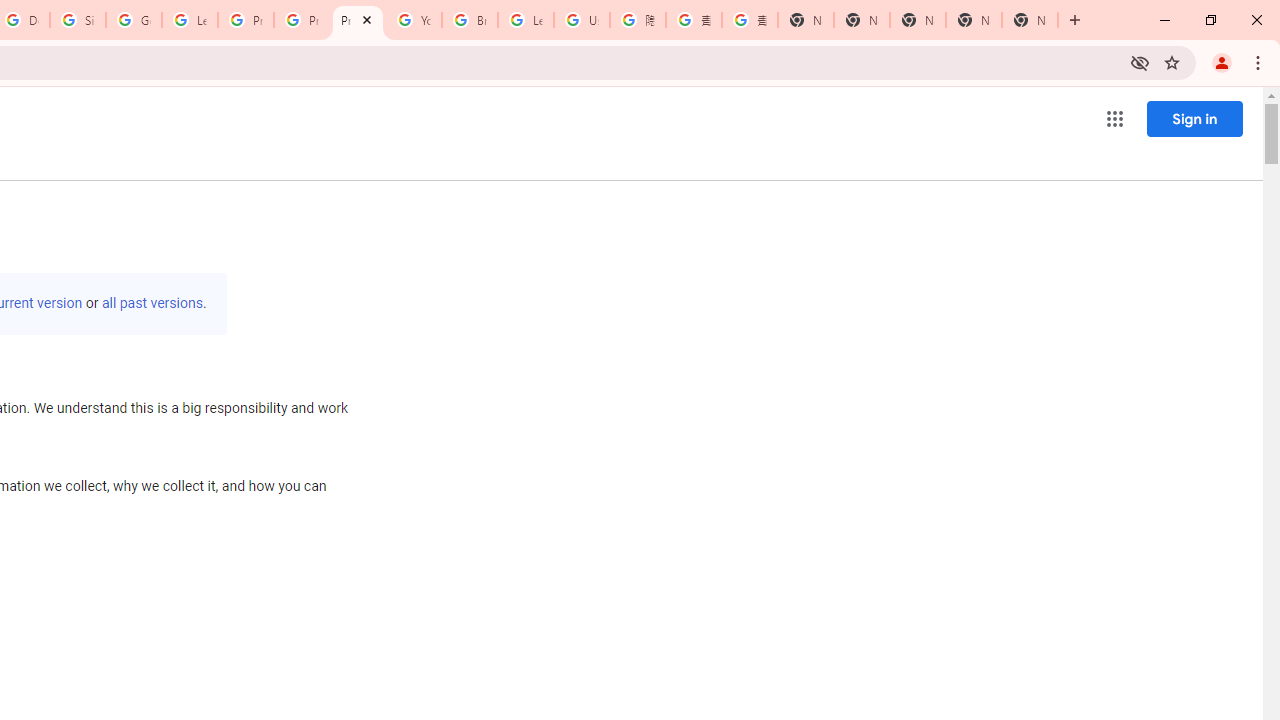 The width and height of the screenshot is (1280, 720). Describe the element at coordinates (78, 20) in the screenshot. I see `'Sign in - Google Accounts'` at that location.